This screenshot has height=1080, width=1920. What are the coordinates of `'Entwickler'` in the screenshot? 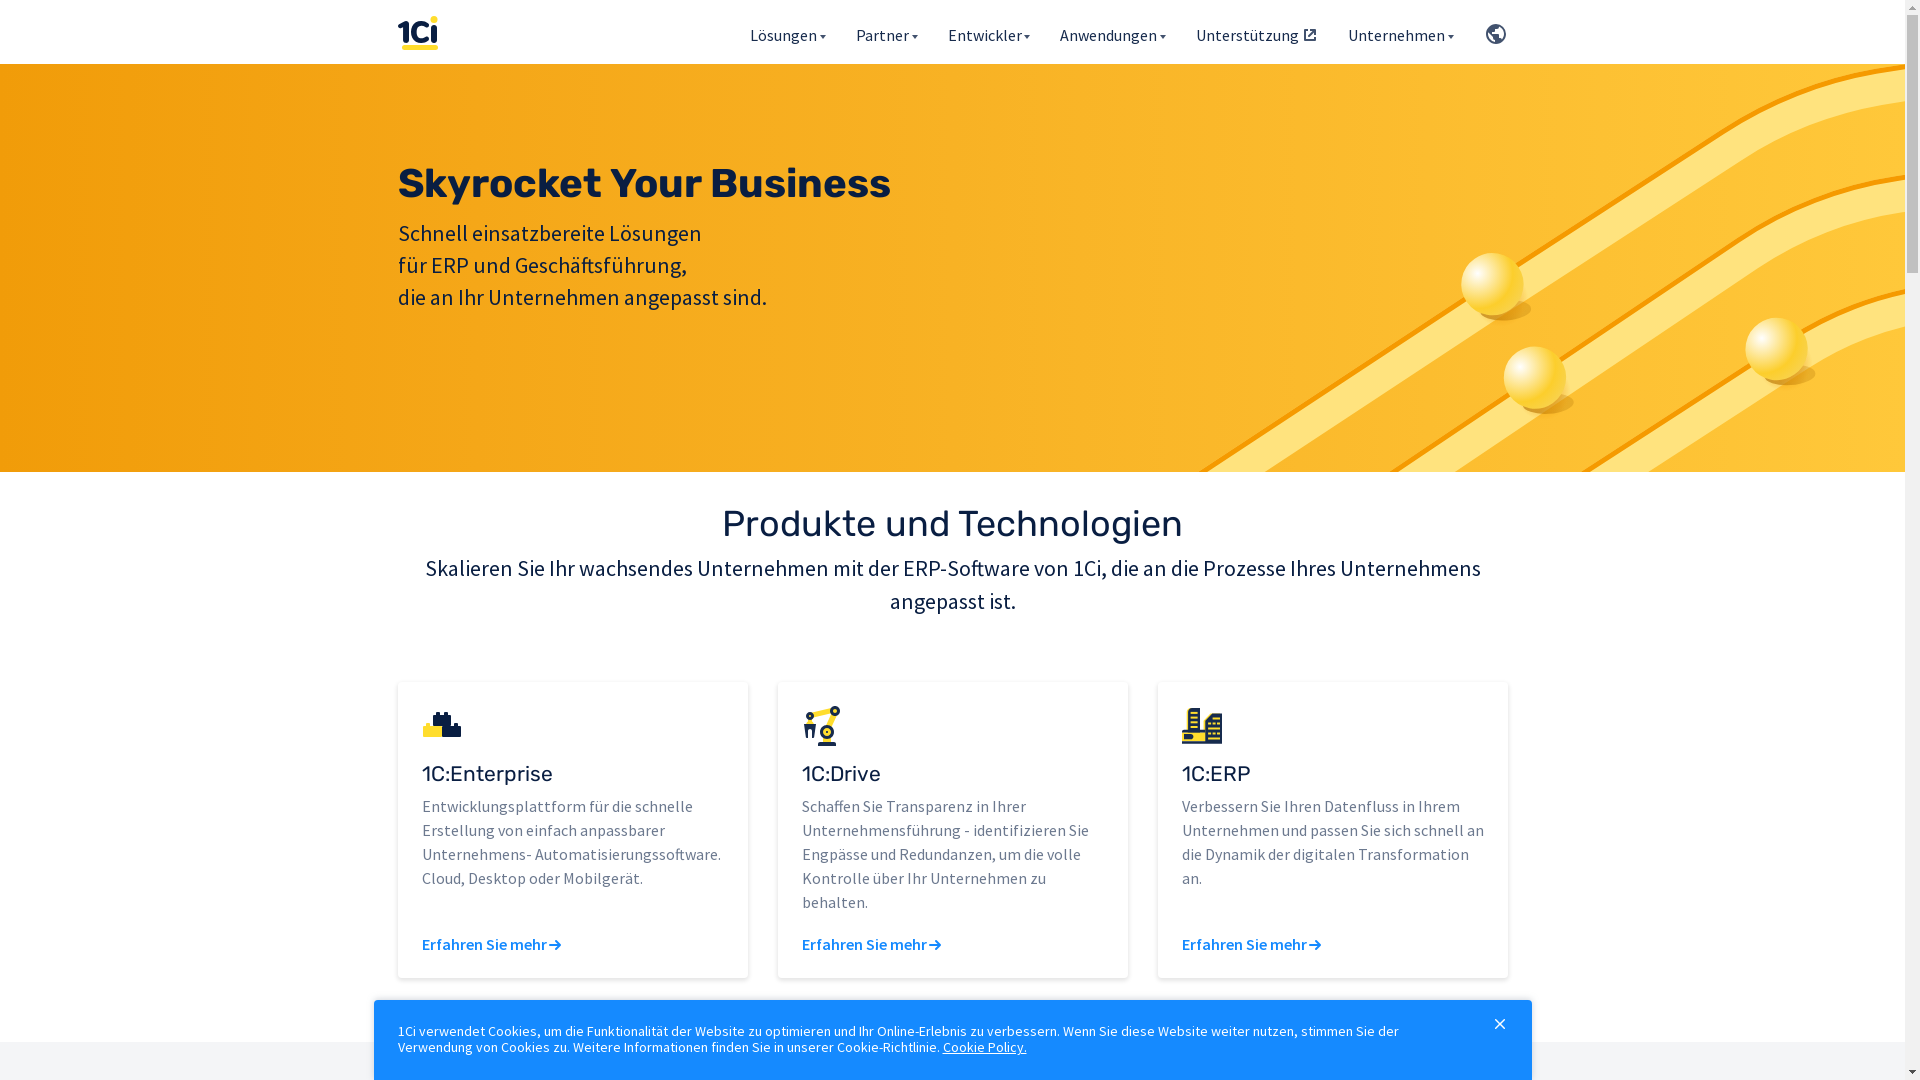 It's located at (989, 31).